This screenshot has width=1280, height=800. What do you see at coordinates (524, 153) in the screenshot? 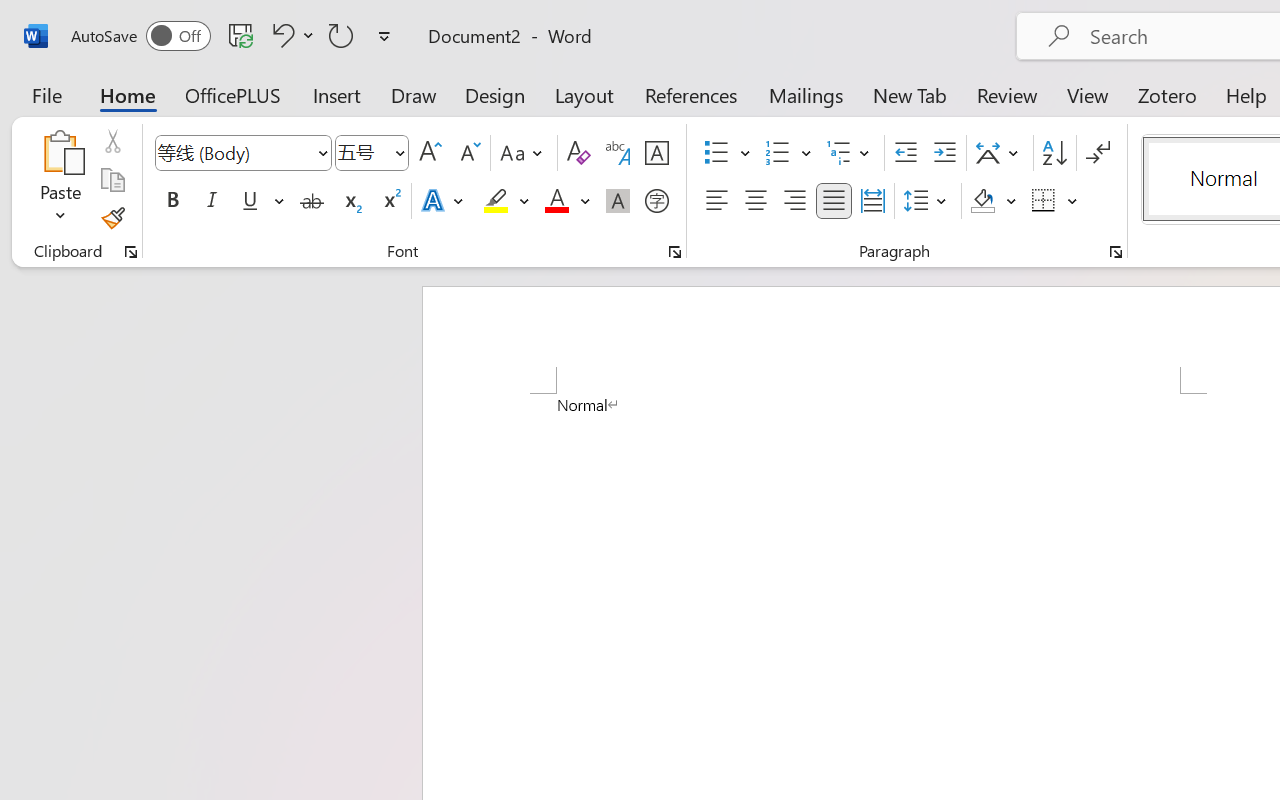
I see `'Change Case'` at bounding box center [524, 153].